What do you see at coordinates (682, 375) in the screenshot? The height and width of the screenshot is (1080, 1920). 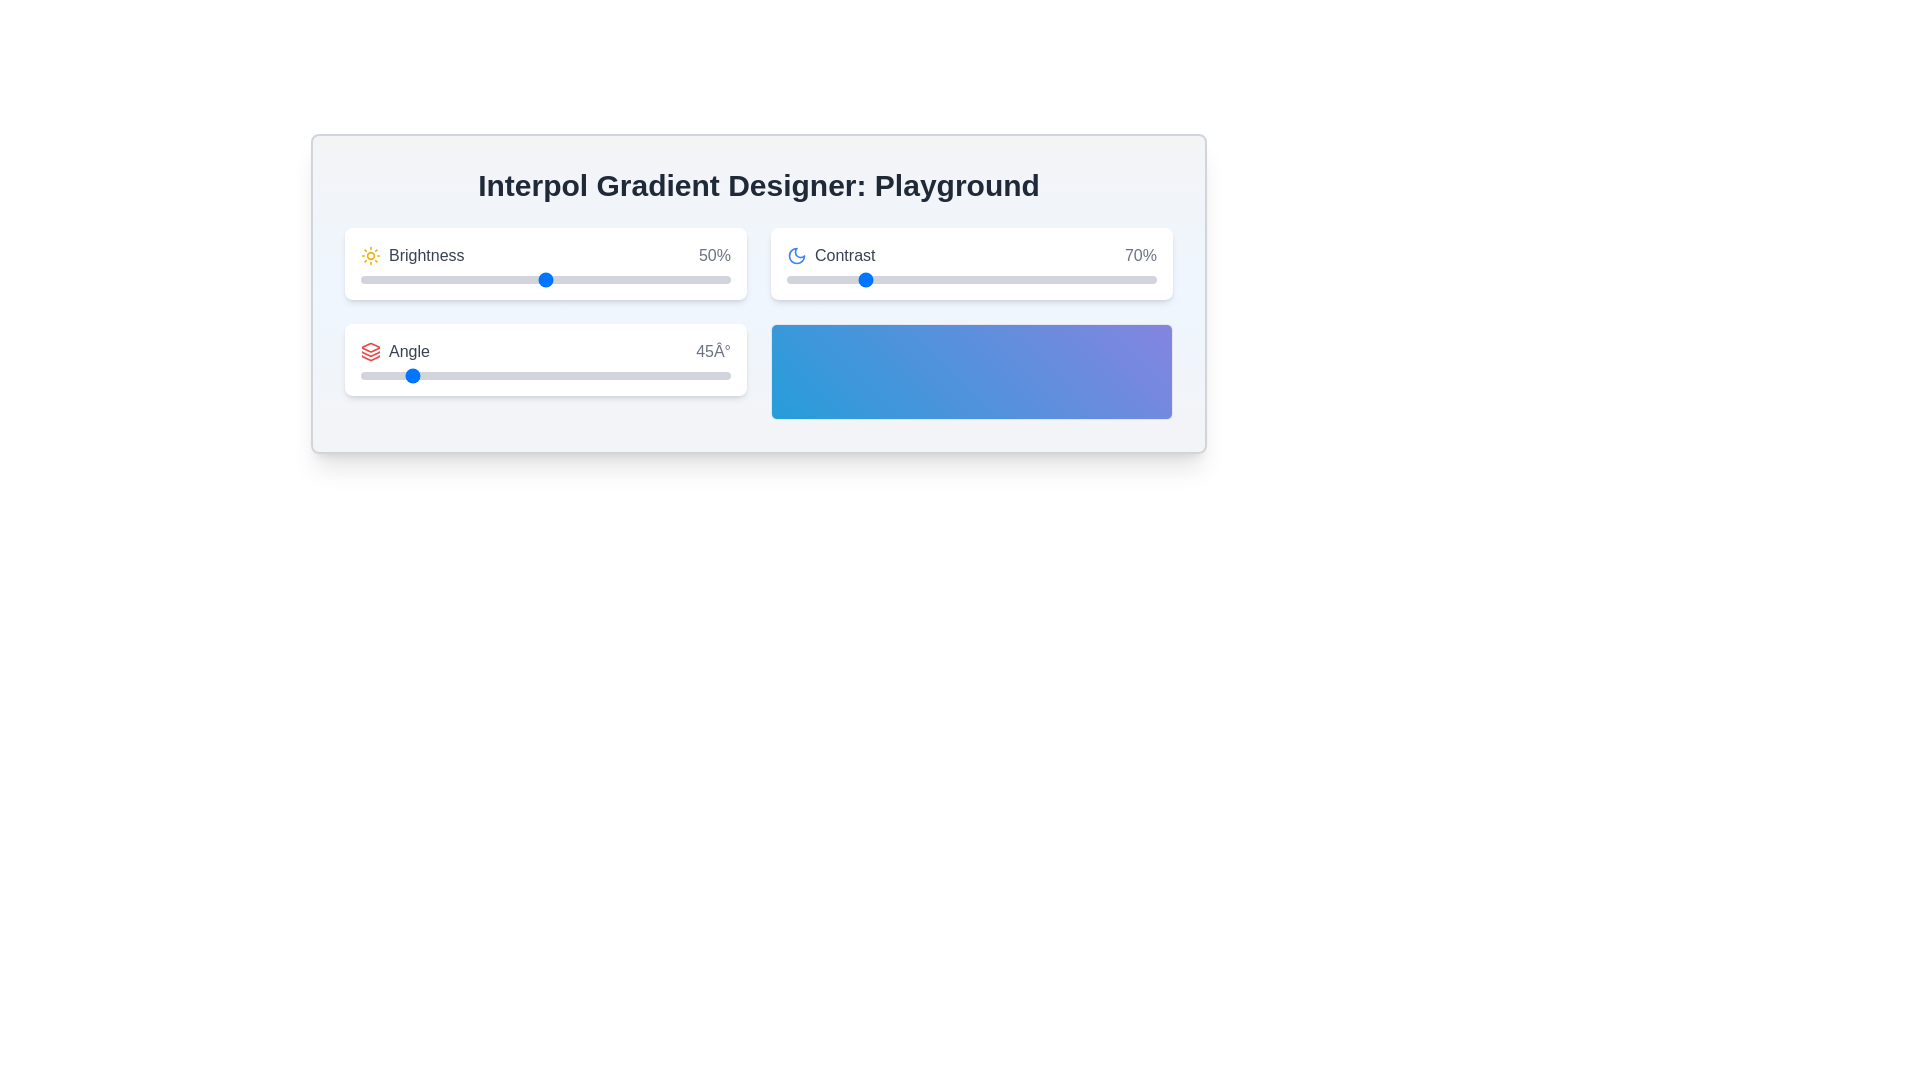 I see `the angle` at bounding box center [682, 375].